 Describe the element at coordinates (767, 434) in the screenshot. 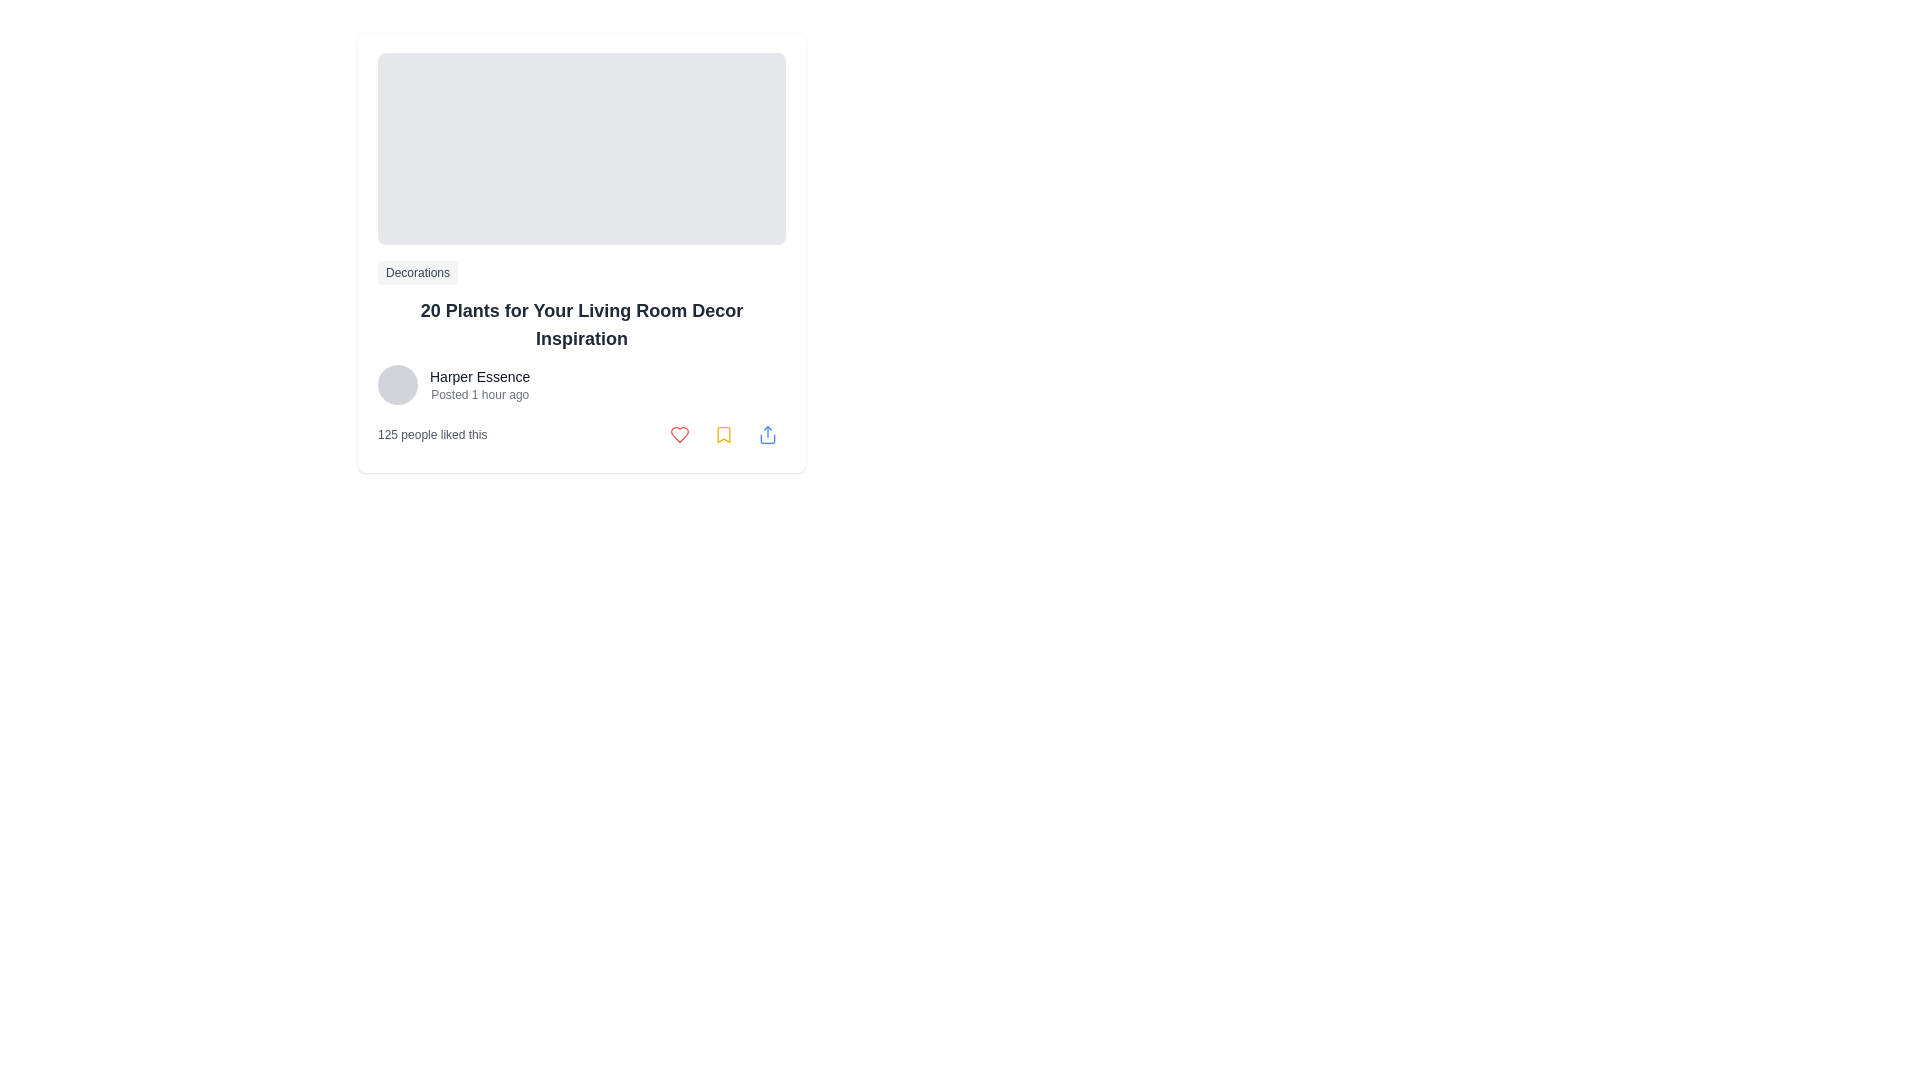

I see `the share button located at the bottom right corner of the card component, which is the third icon in the row` at that location.